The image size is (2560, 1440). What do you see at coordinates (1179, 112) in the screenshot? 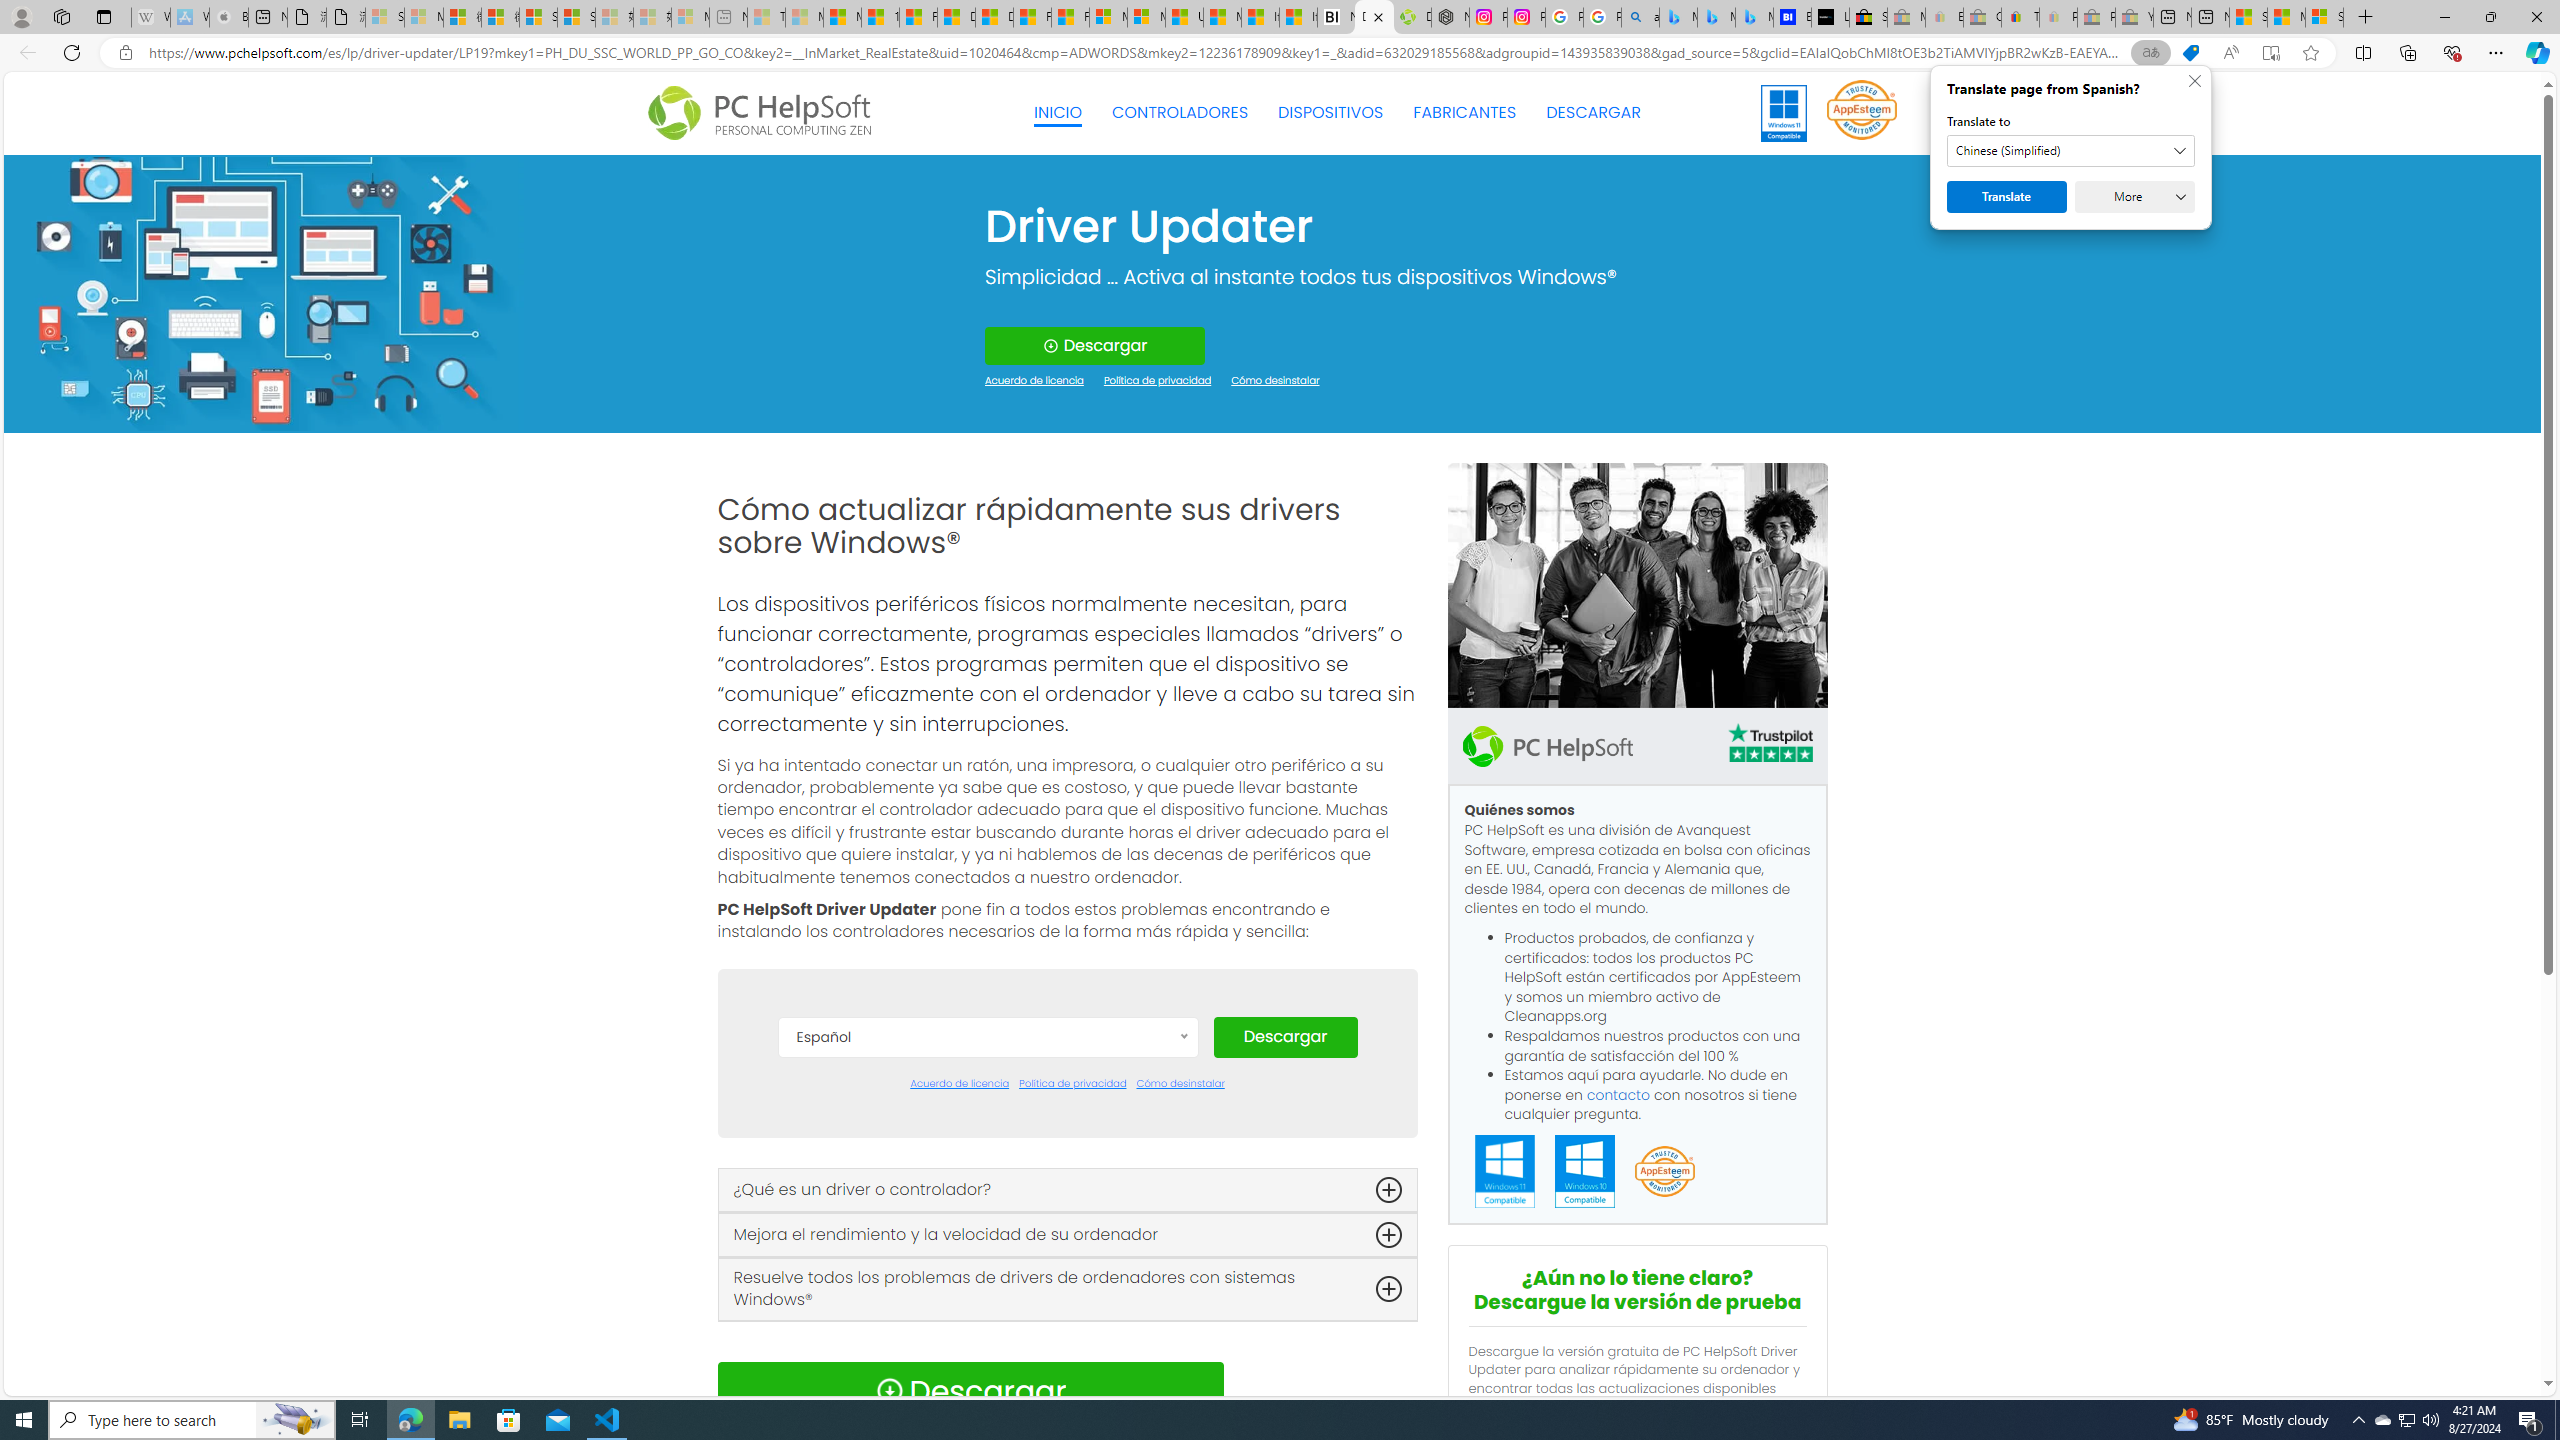
I see `'CONTROLADORES'` at bounding box center [1179, 112].